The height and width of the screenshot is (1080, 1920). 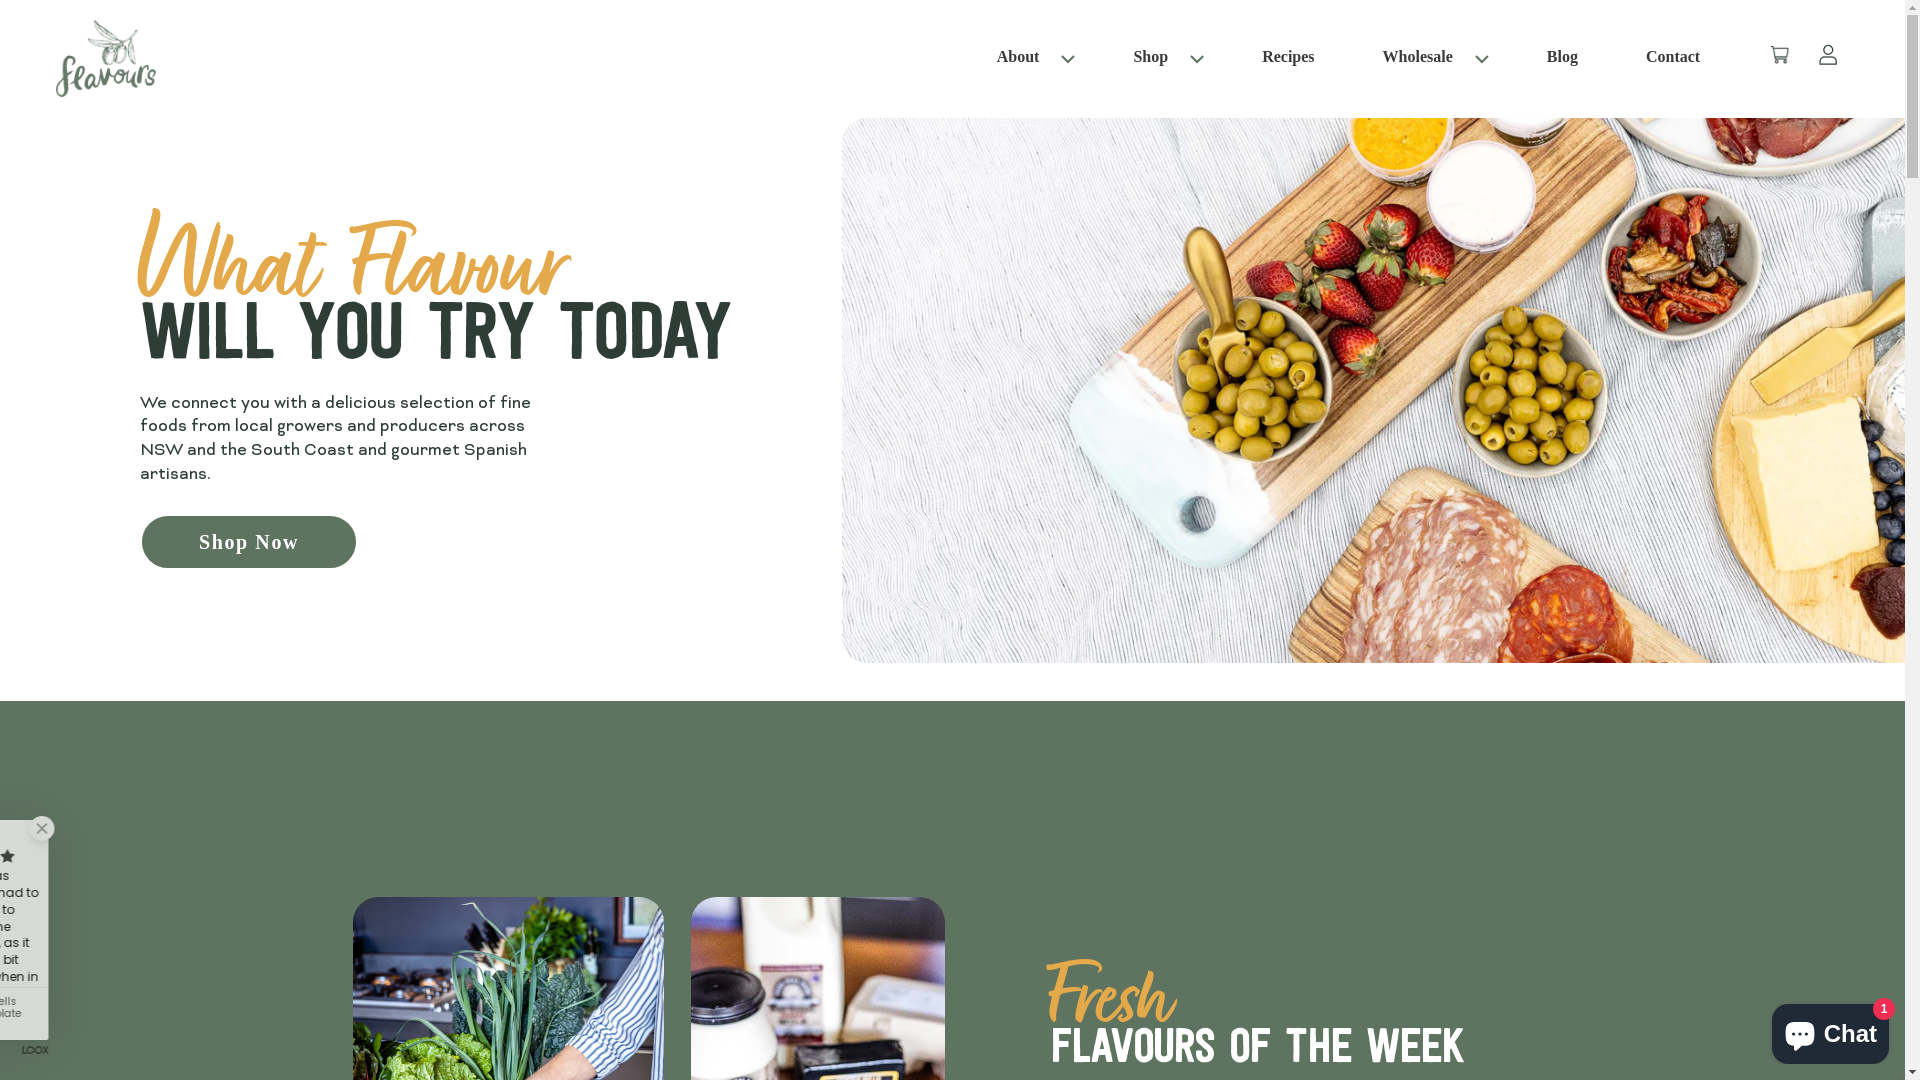 I want to click on 'Wholesale', so click(x=1416, y=55).